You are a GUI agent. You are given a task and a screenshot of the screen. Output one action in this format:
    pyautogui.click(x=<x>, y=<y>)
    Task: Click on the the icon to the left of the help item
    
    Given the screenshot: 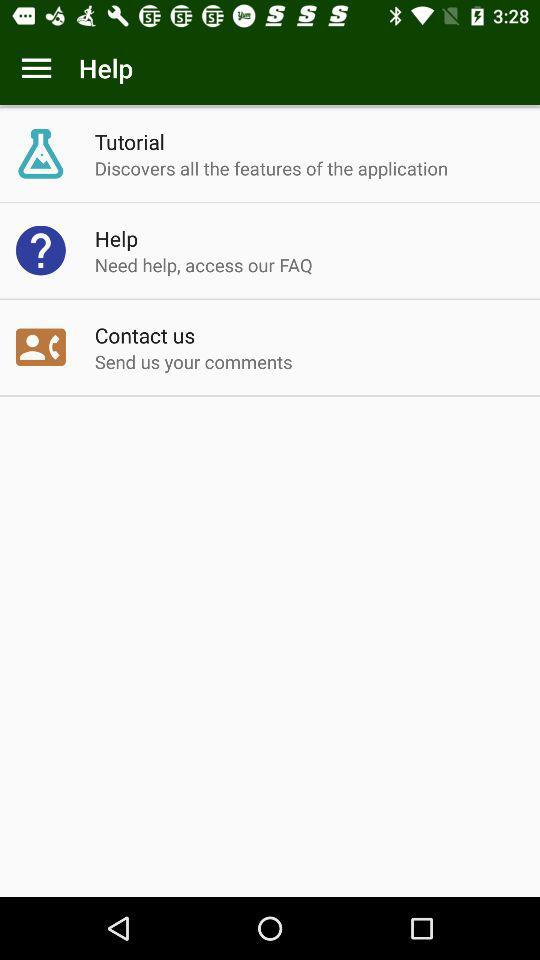 What is the action you would take?
    pyautogui.click(x=36, y=68)
    